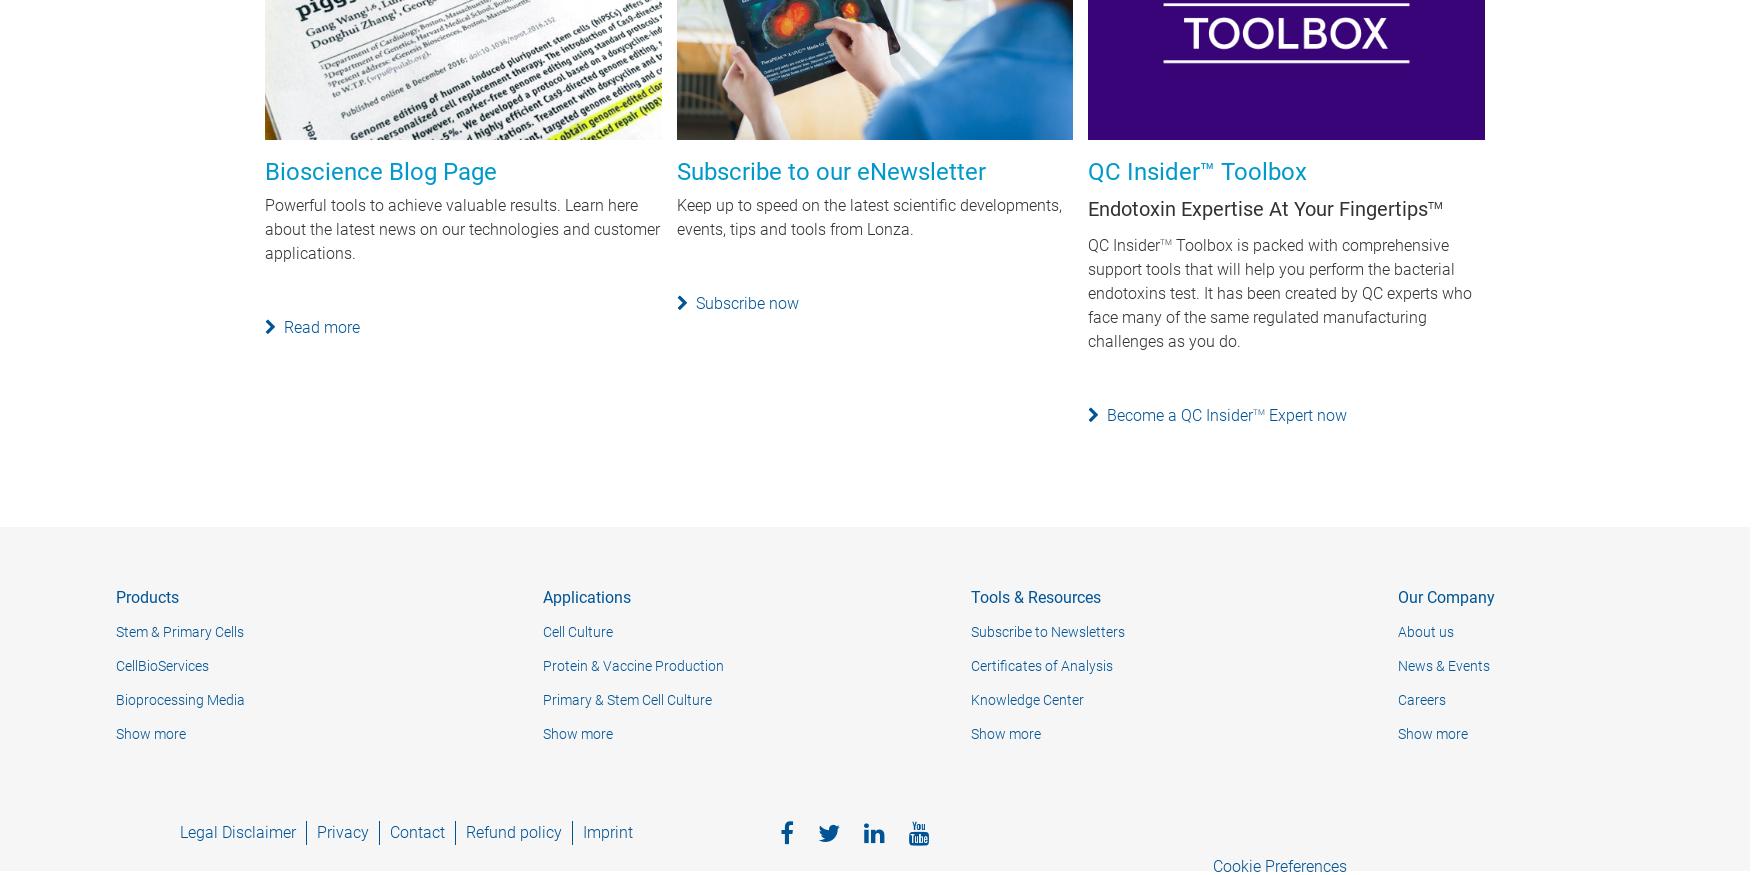  What do you see at coordinates (342, 832) in the screenshot?
I see `'Privacy'` at bounding box center [342, 832].